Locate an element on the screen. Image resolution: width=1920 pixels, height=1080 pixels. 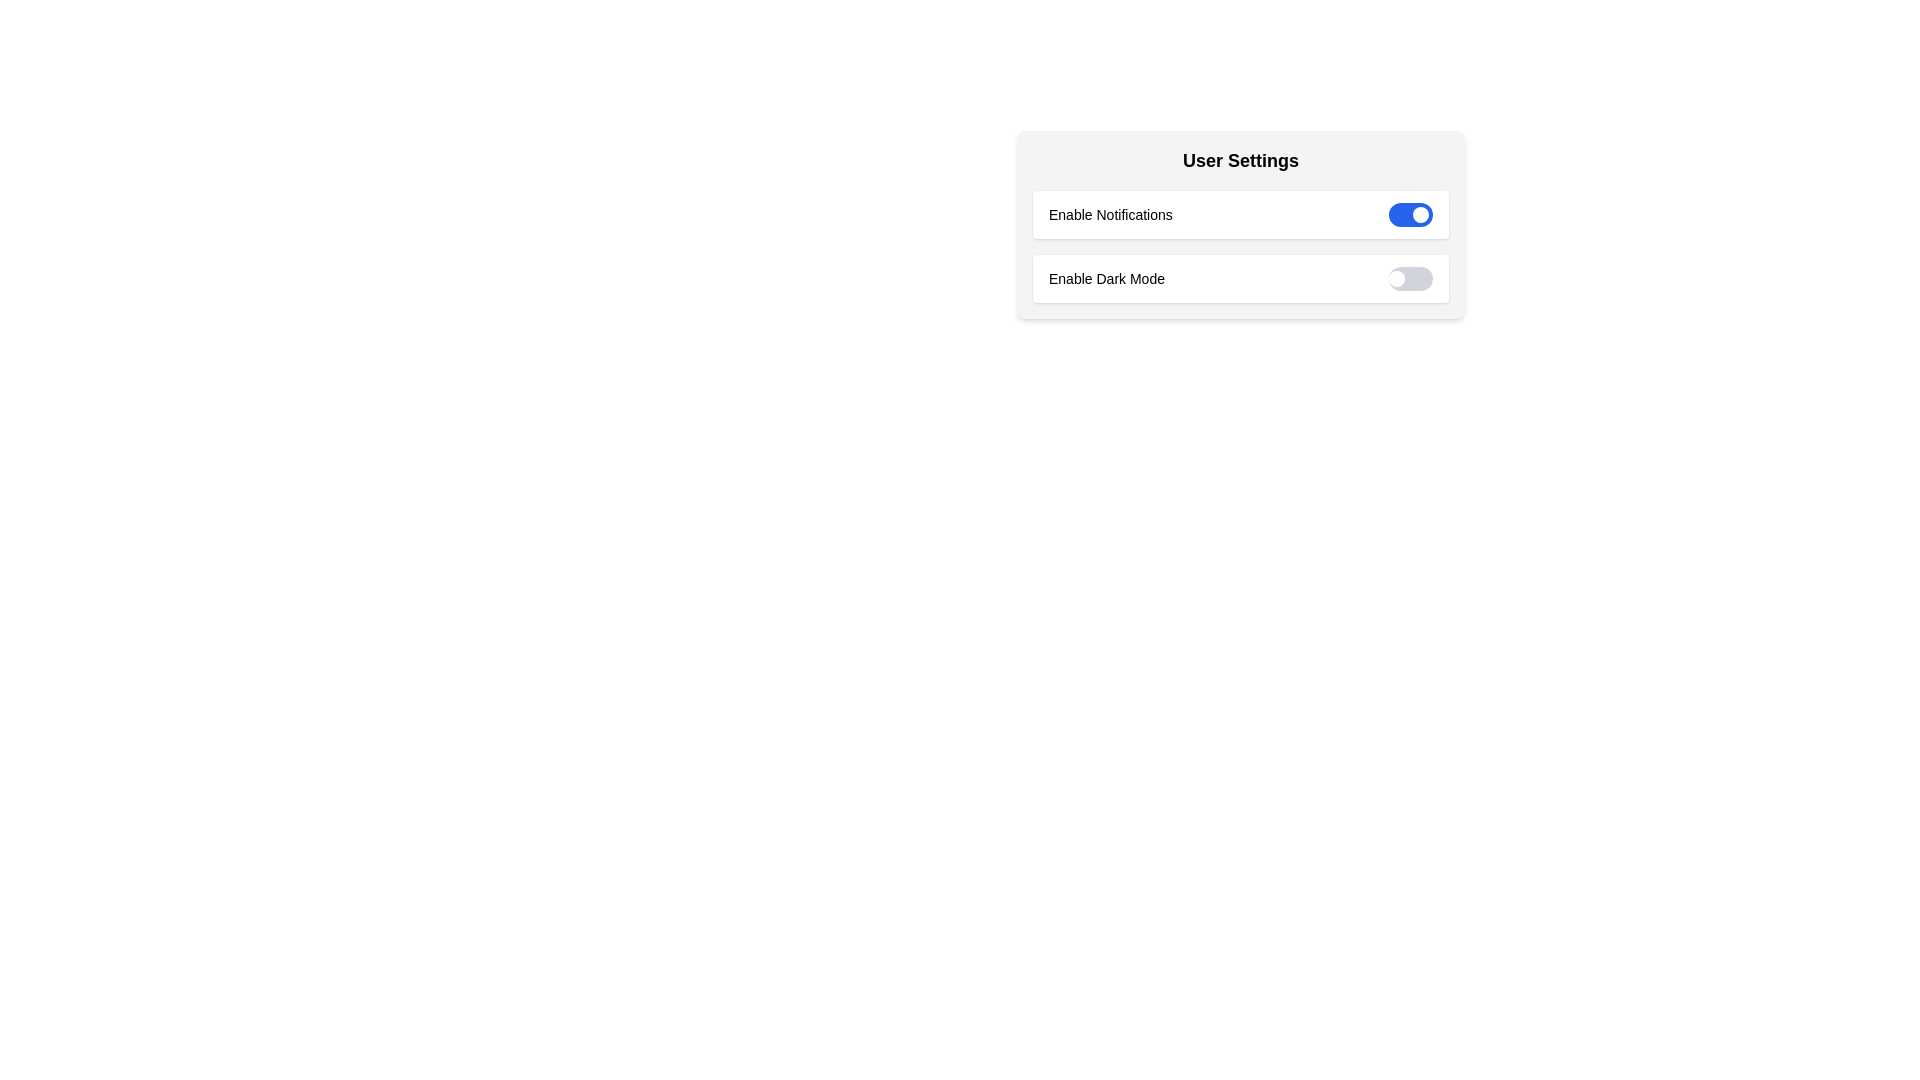
the toggle switch is located at coordinates (1410, 278).